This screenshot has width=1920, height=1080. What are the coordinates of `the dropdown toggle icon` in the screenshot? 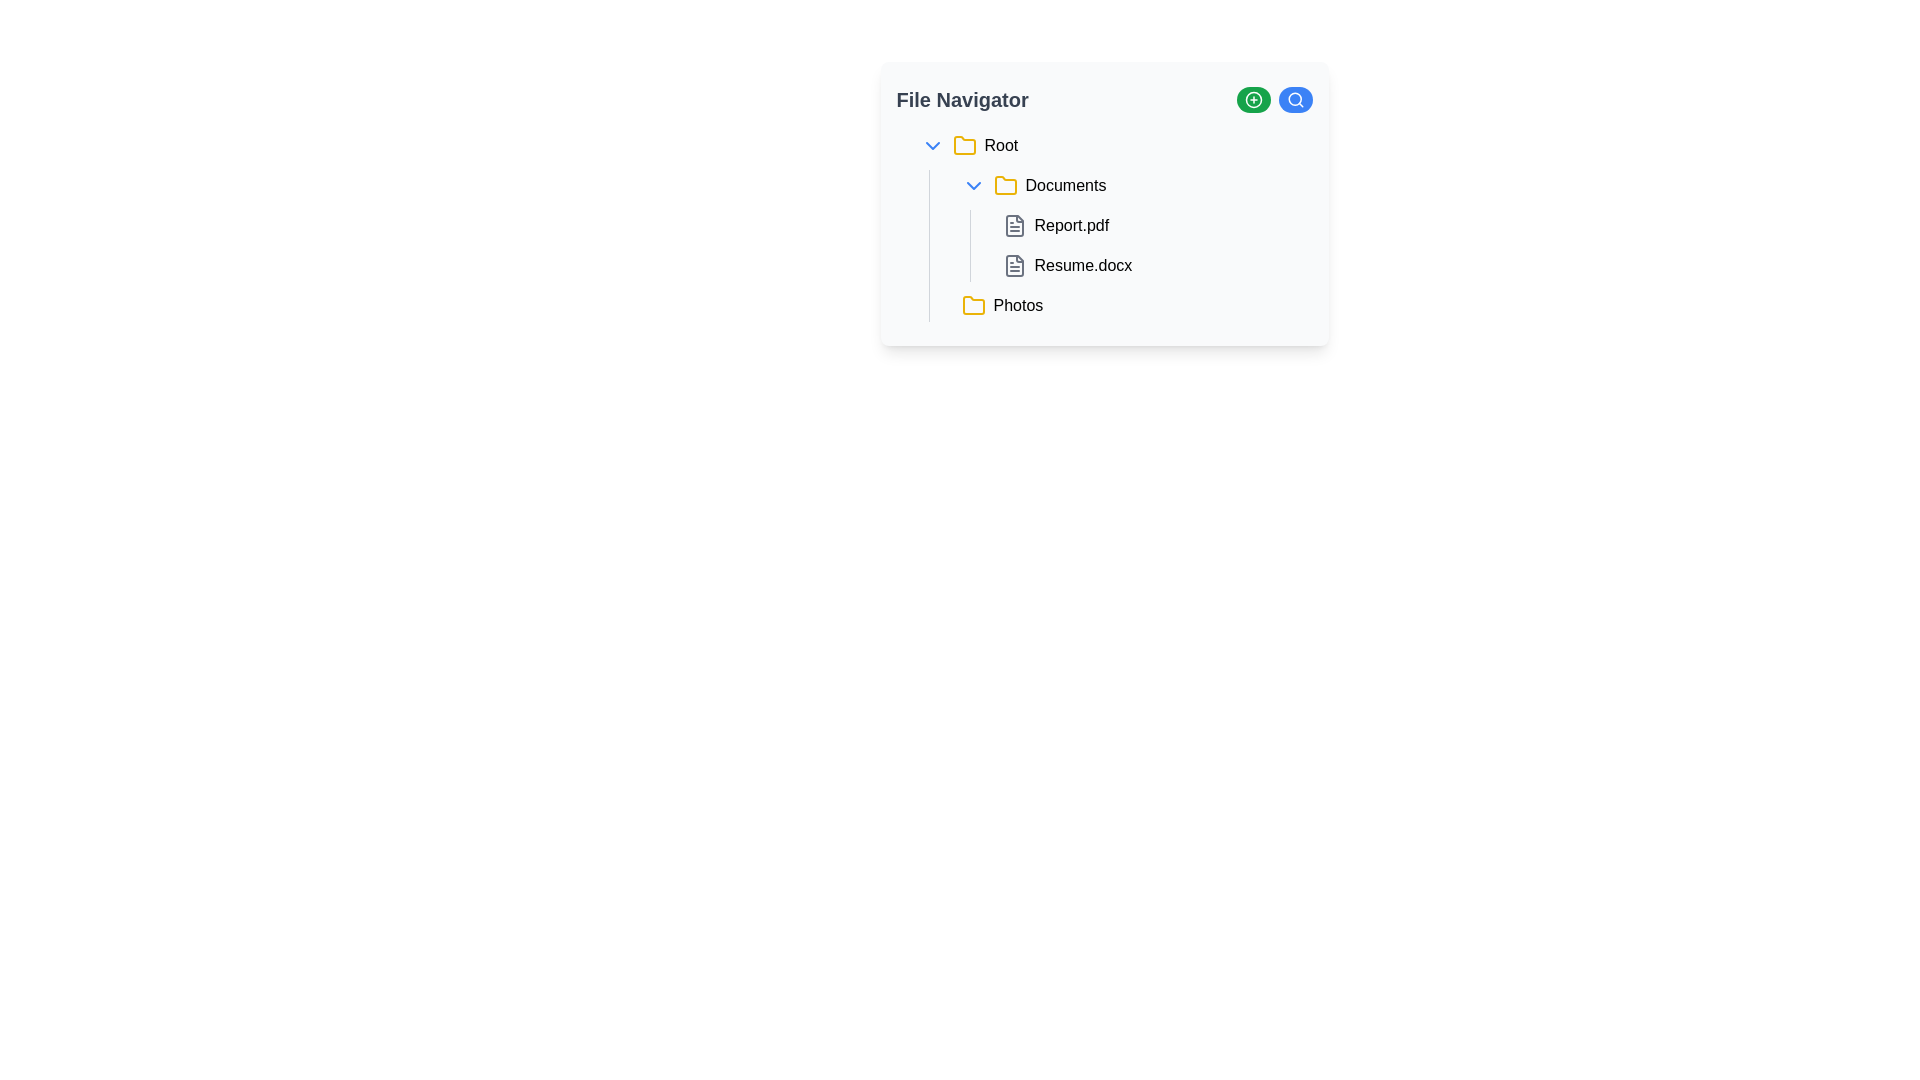 It's located at (973, 185).